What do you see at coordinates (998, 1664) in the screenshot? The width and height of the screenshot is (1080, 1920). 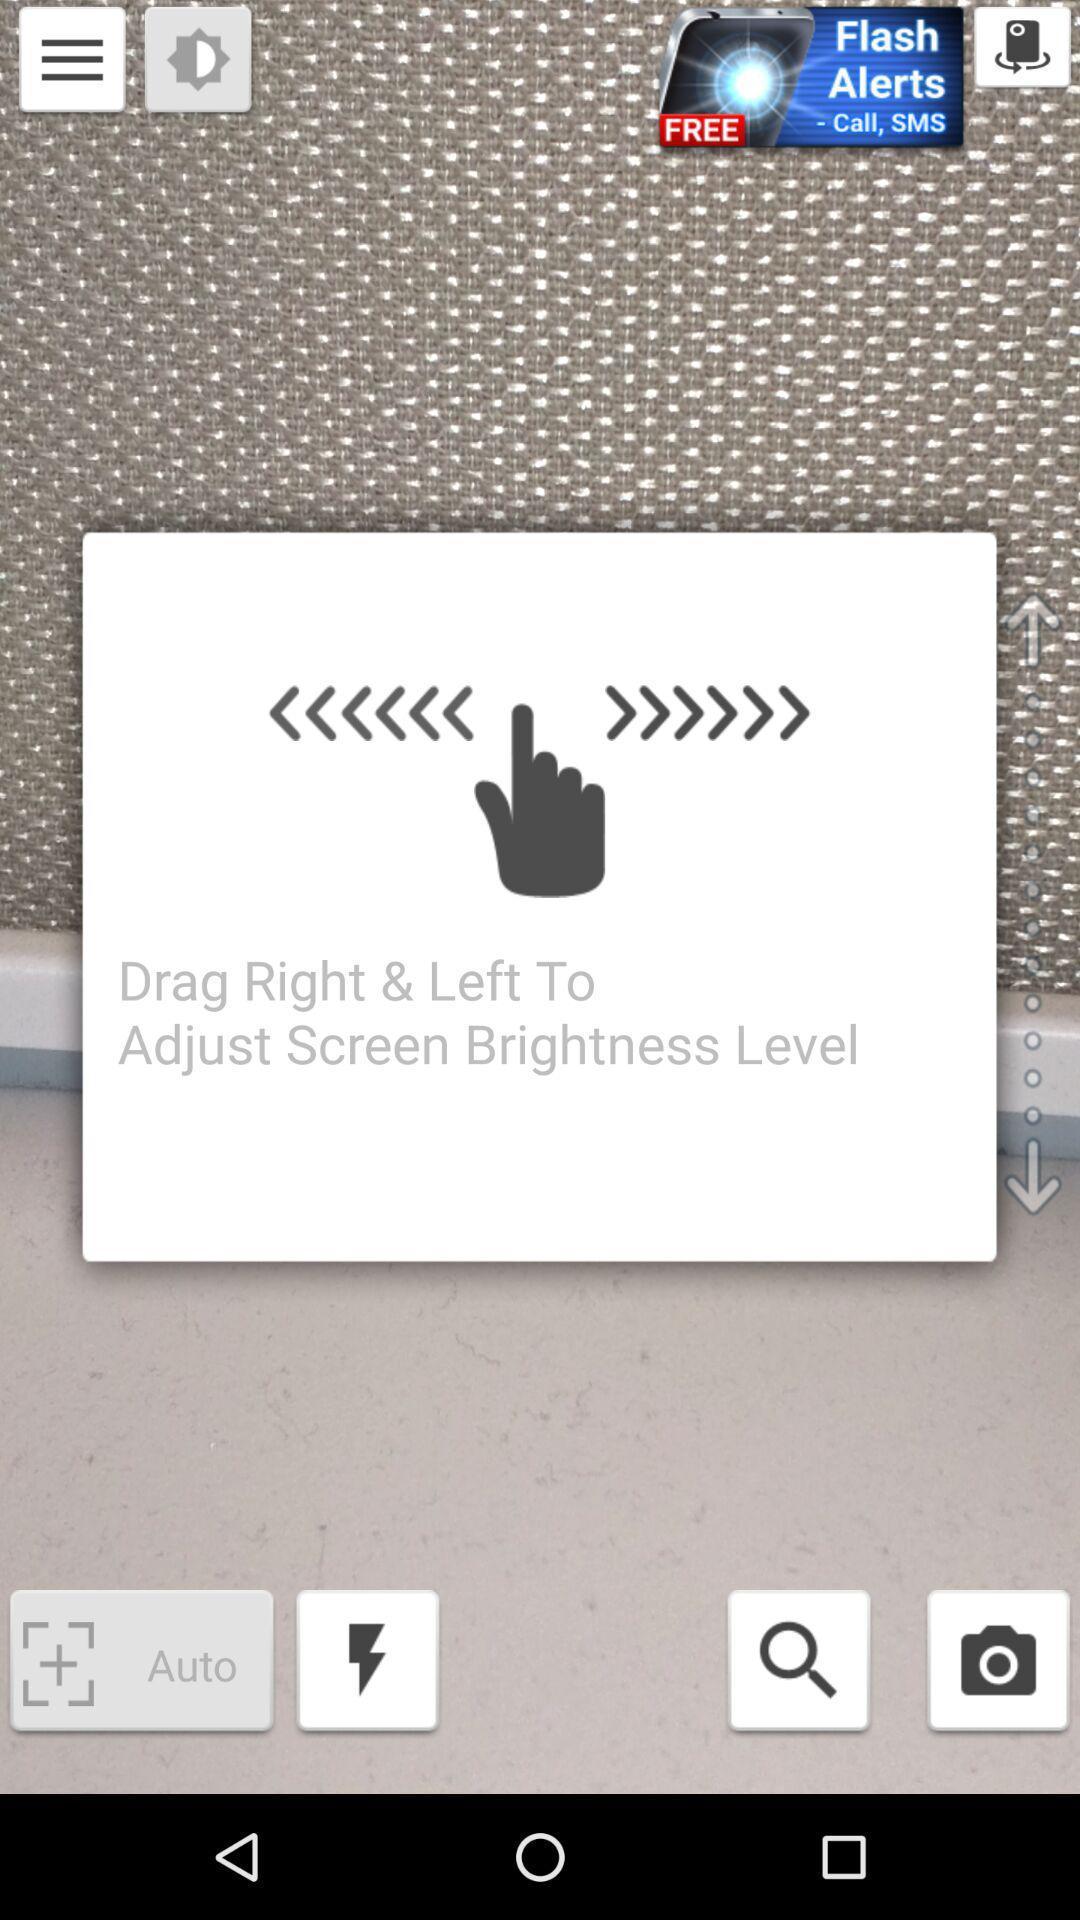 I see `take picture` at bounding box center [998, 1664].